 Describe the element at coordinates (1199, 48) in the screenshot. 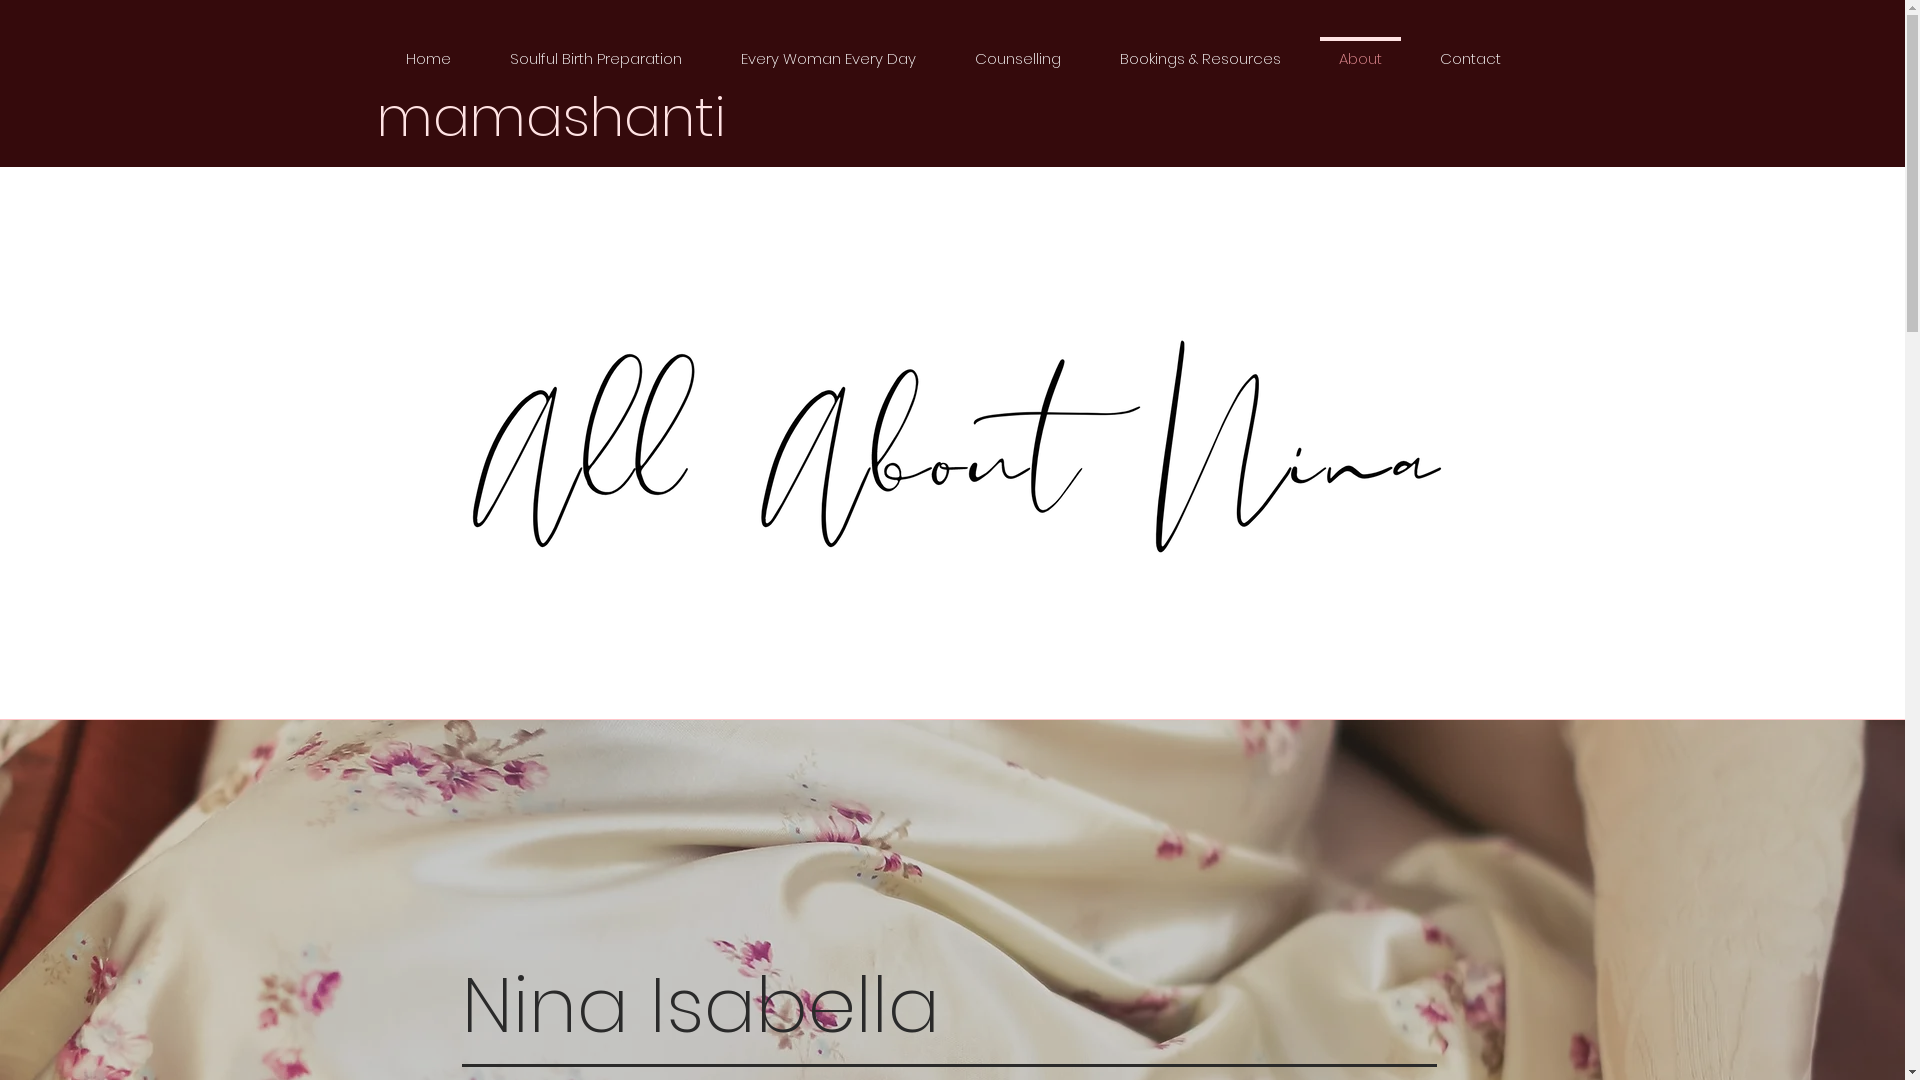

I see `'Bookings & Resources'` at that location.